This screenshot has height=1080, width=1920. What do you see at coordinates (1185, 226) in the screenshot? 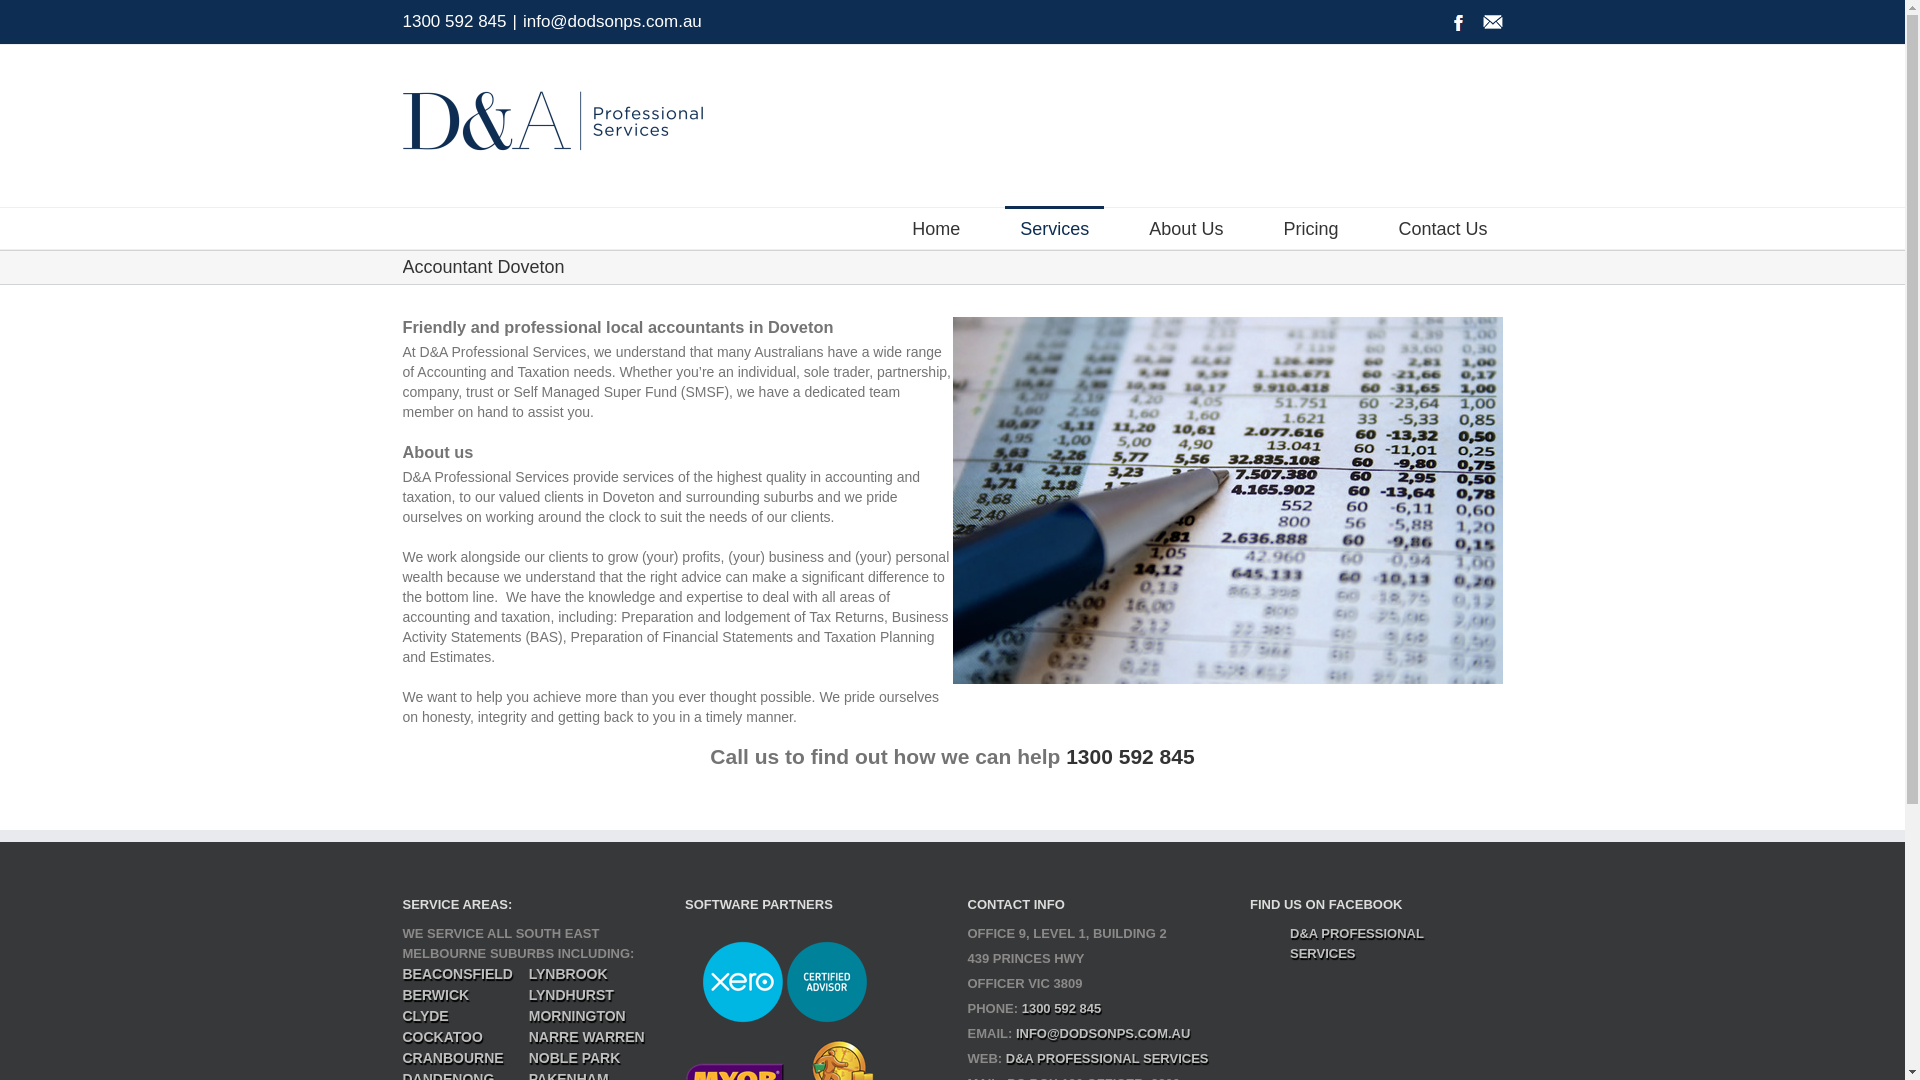
I see `'About Us'` at bounding box center [1185, 226].